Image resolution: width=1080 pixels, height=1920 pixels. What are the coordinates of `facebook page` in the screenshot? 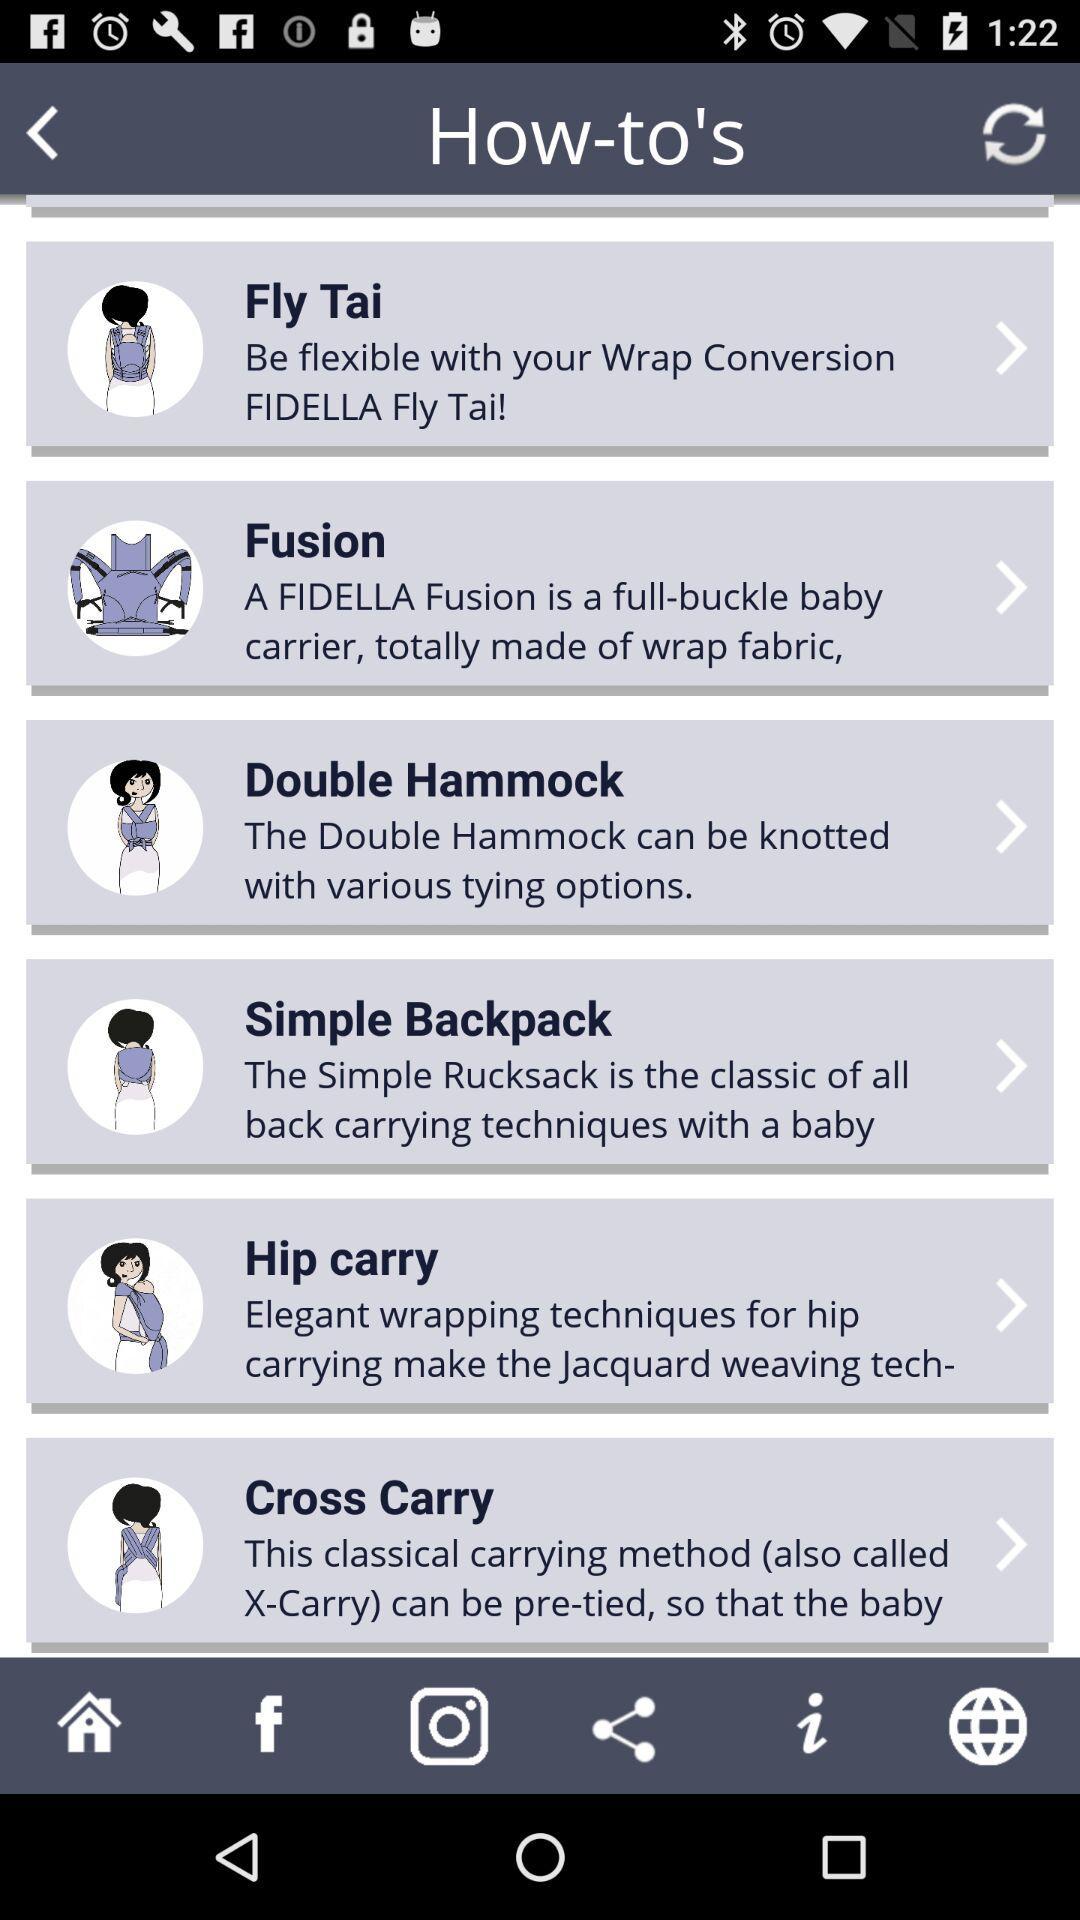 It's located at (270, 1724).